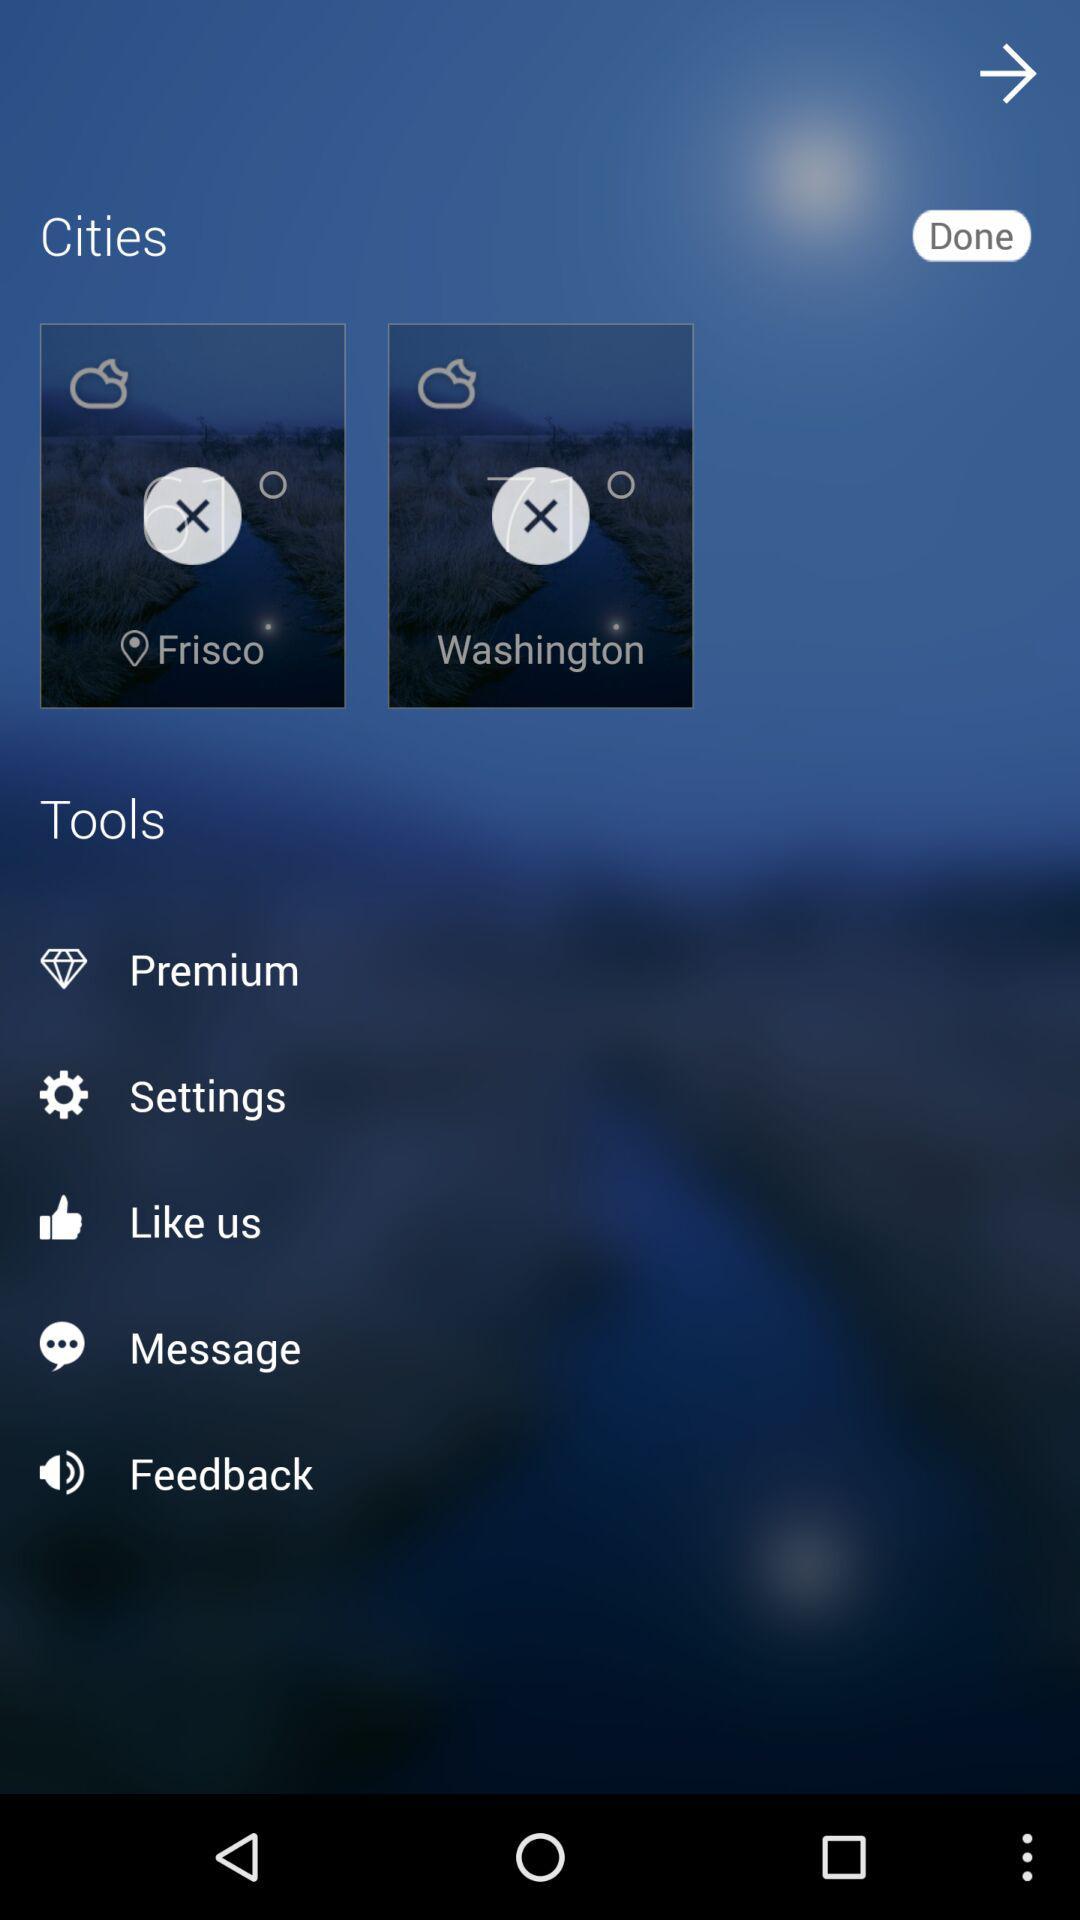 The image size is (1080, 1920). What do you see at coordinates (970, 234) in the screenshot?
I see `done` at bounding box center [970, 234].